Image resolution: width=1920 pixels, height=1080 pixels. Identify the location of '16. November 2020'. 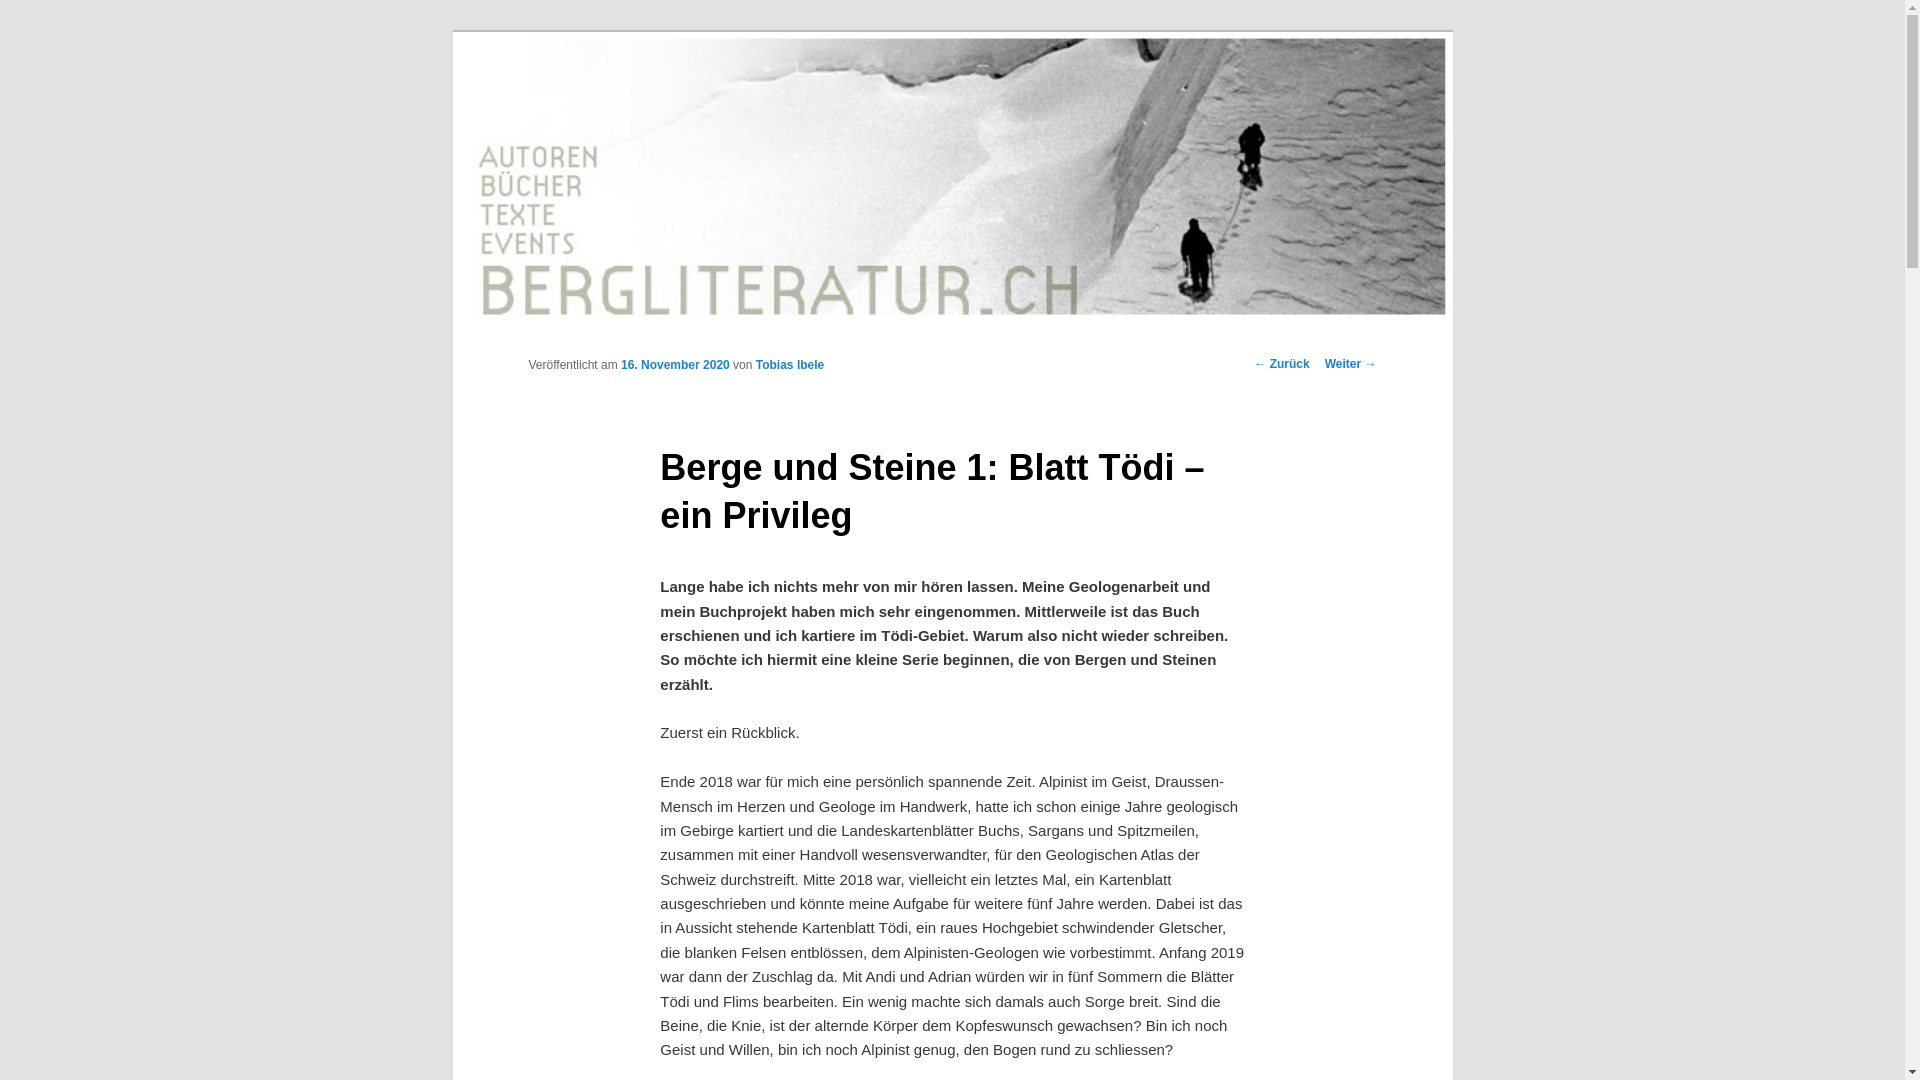
(675, 365).